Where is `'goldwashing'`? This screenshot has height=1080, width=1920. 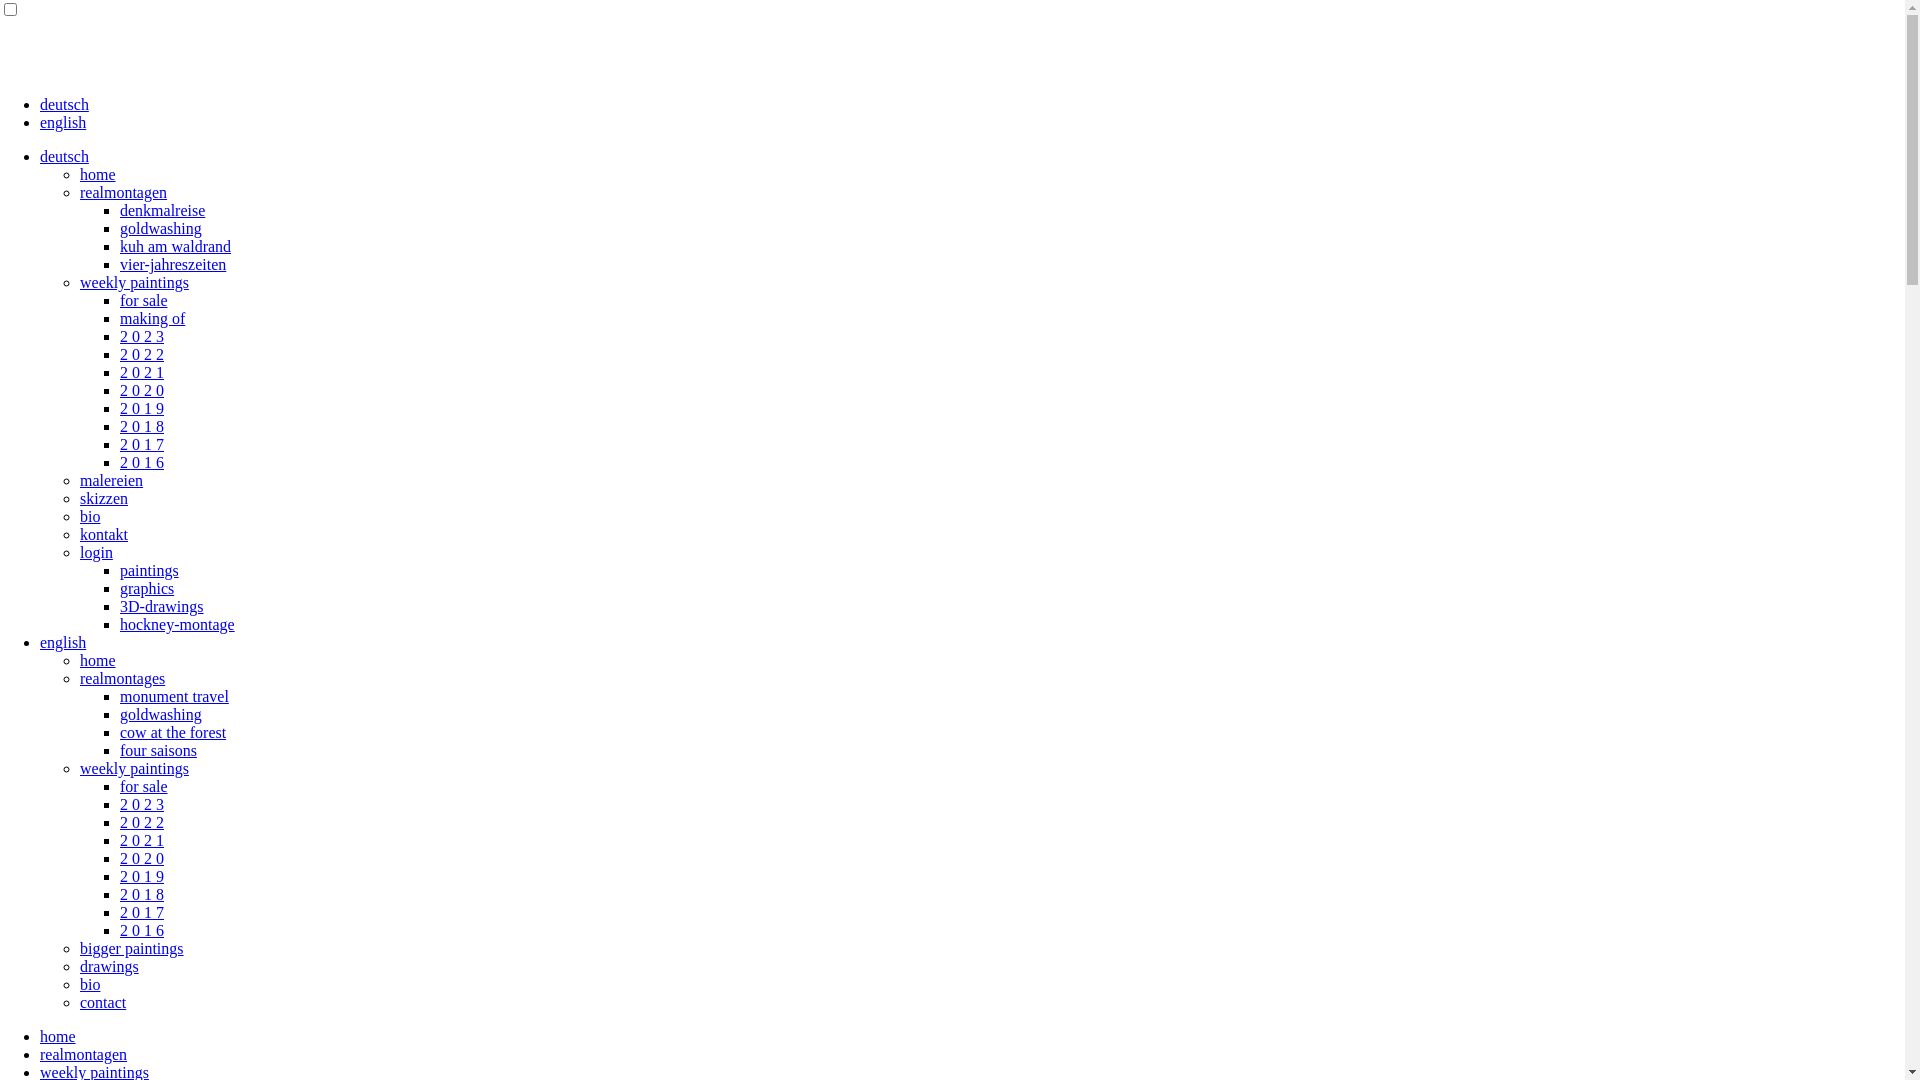 'goldwashing' is located at coordinates (161, 227).